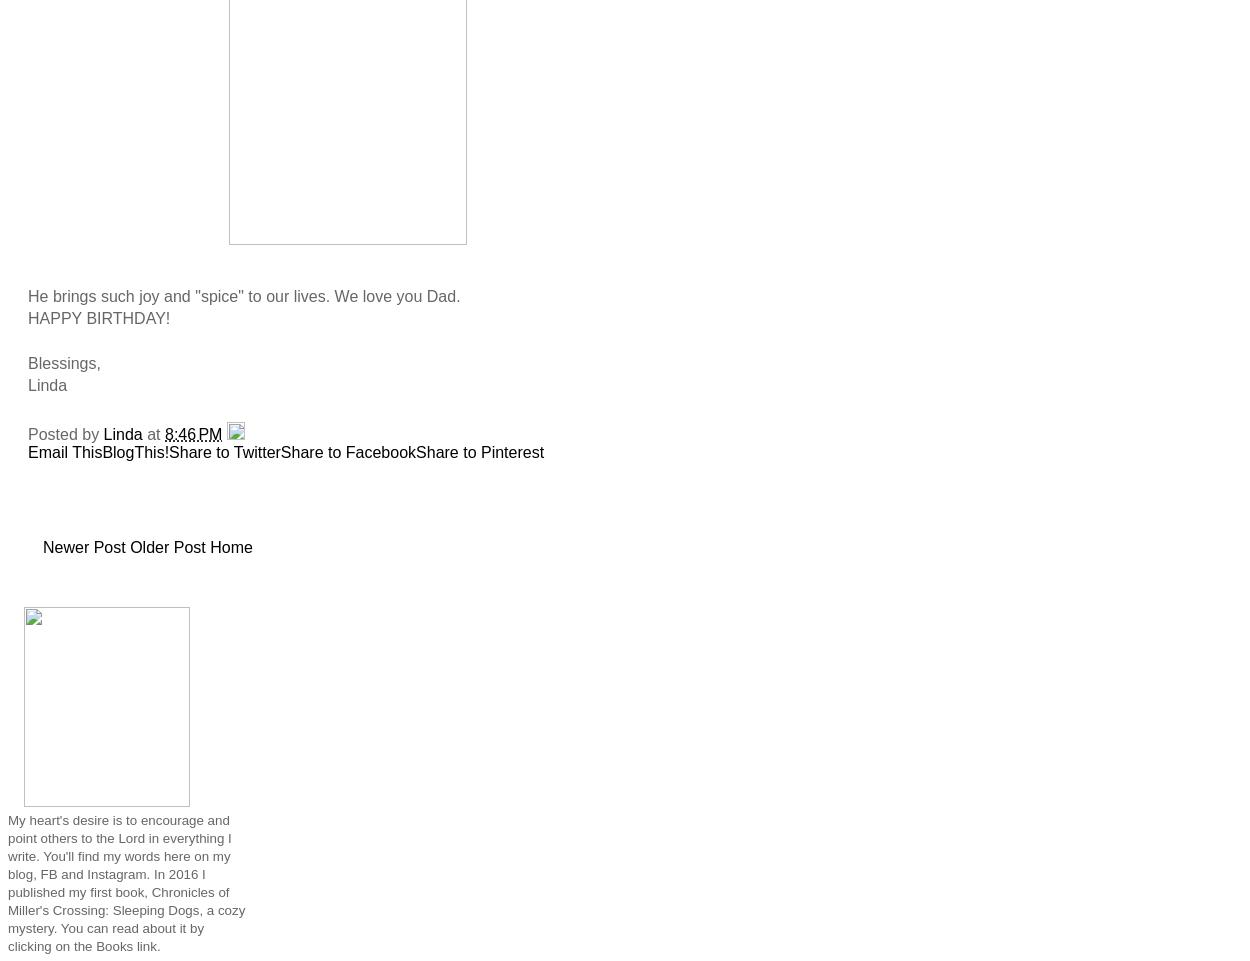 Image resolution: width=1250 pixels, height=961 pixels. What do you see at coordinates (347, 450) in the screenshot?
I see `'Share to Facebook'` at bounding box center [347, 450].